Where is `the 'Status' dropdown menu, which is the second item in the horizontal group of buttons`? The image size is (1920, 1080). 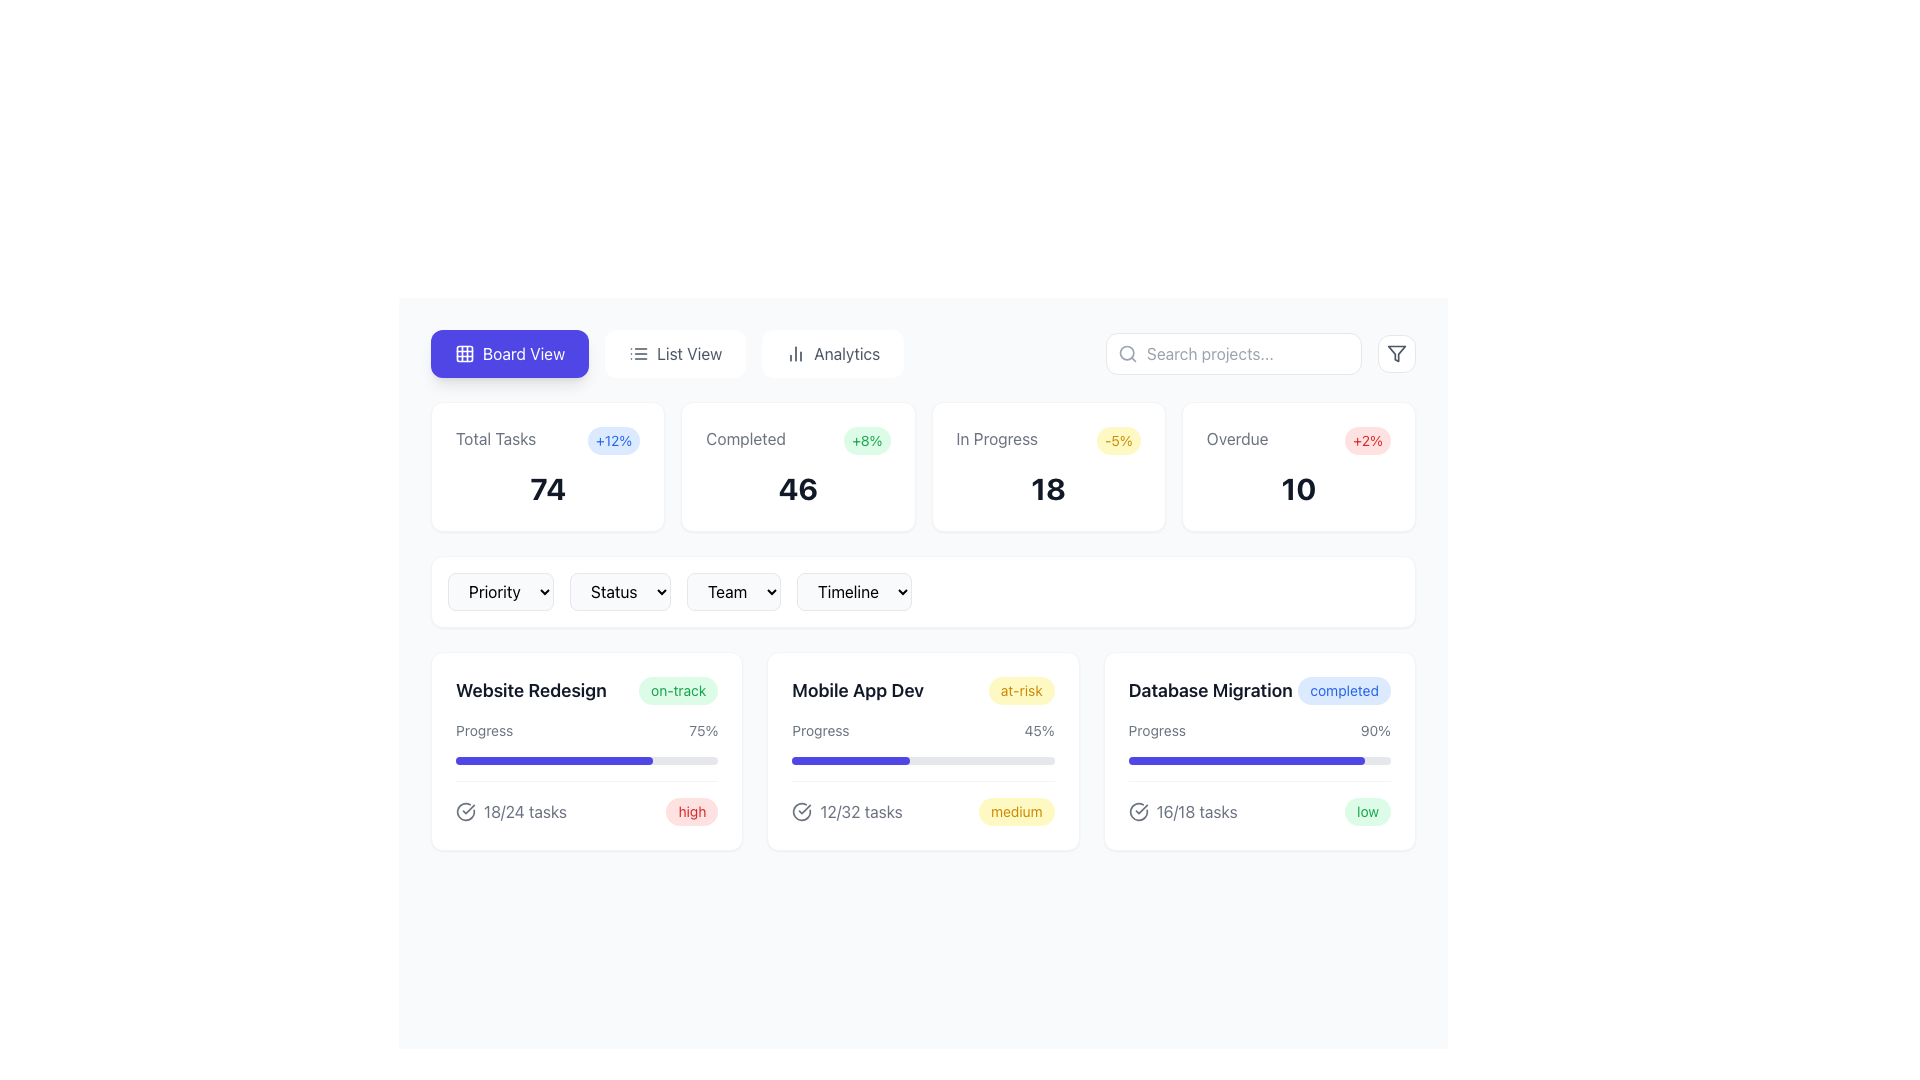
the 'Status' dropdown menu, which is the second item in the horizontal group of buttons is located at coordinates (619, 590).